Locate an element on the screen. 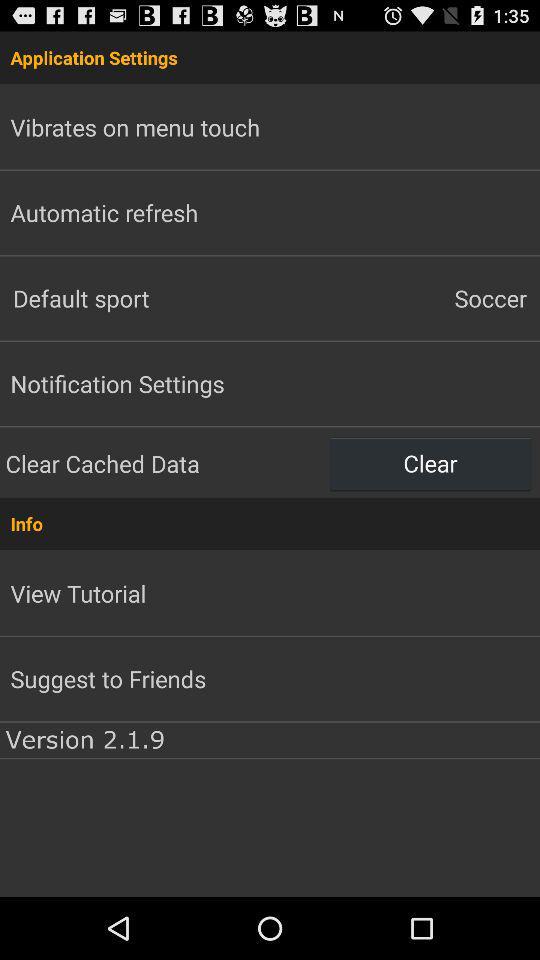 The height and width of the screenshot is (960, 540). the item below default sport icon is located at coordinates (117, 382).